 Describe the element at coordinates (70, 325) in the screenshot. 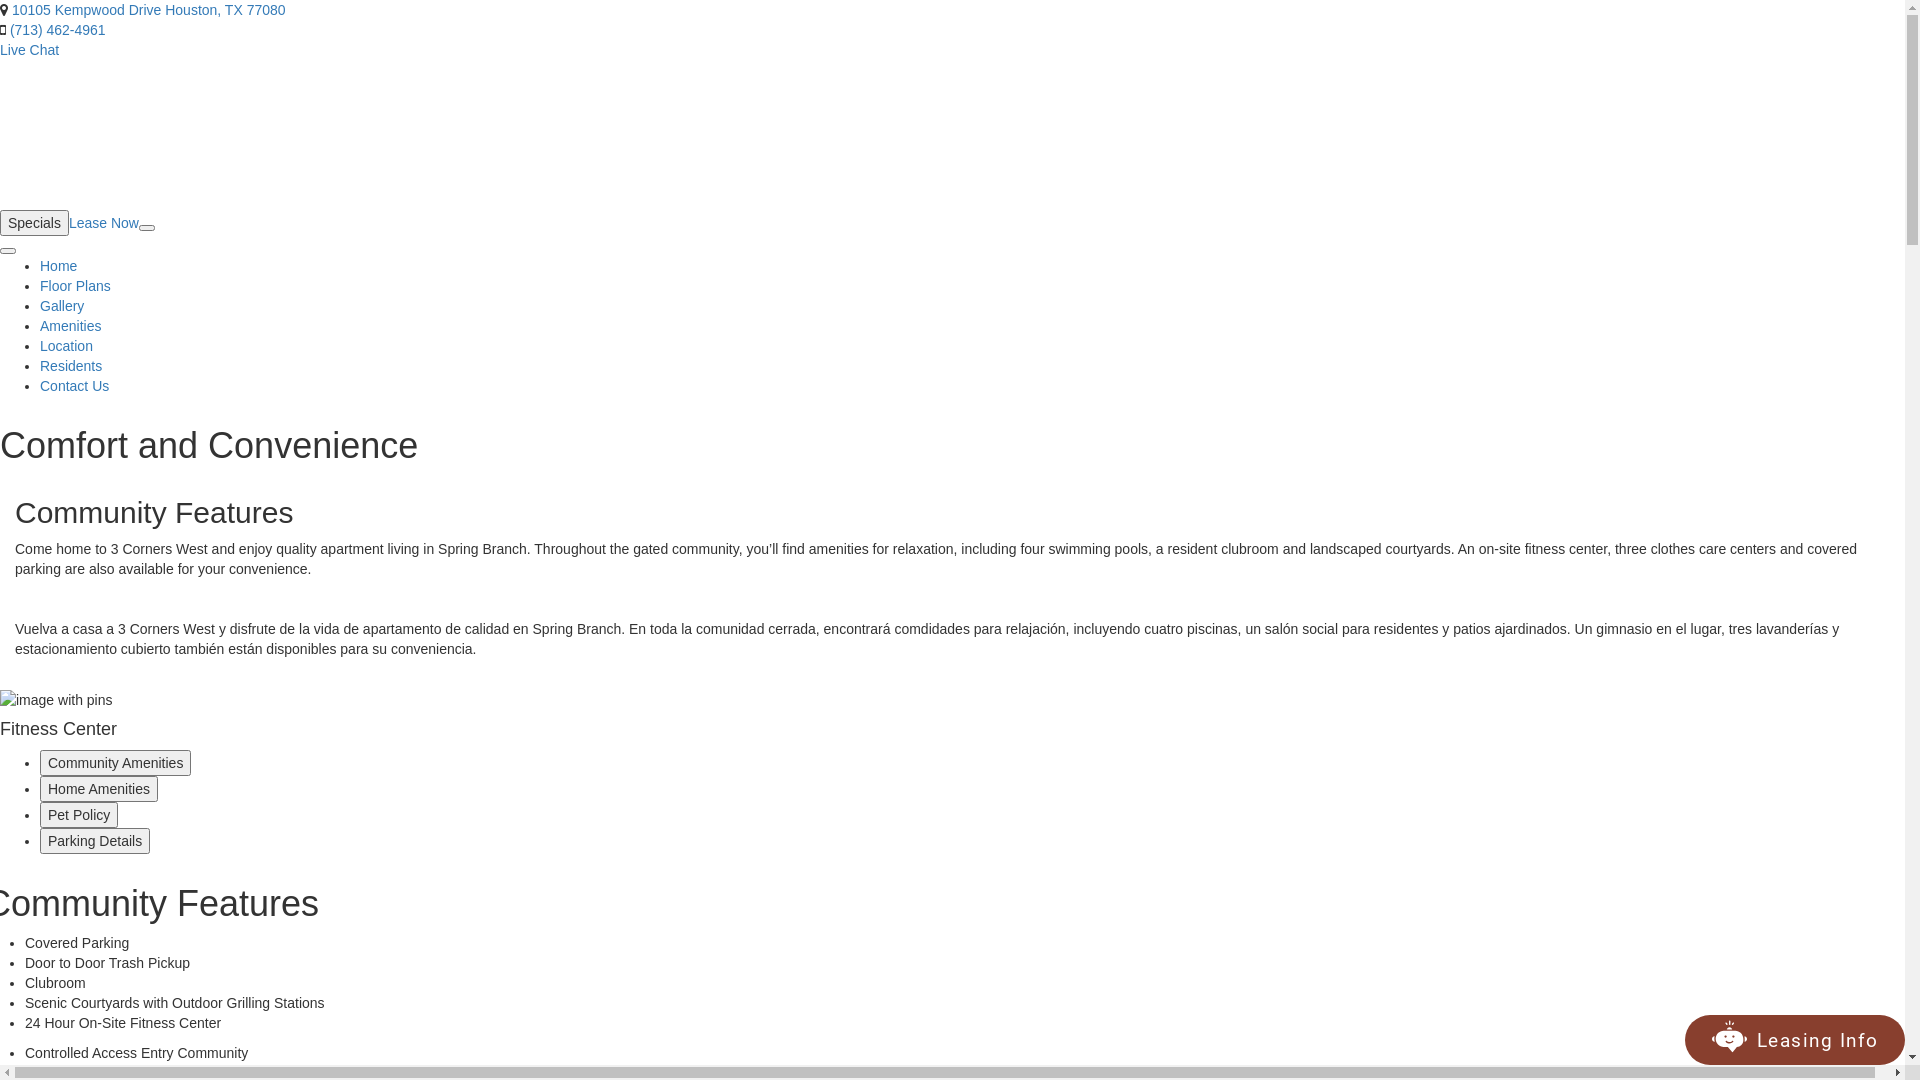

I see `'Amenities'` at that location.